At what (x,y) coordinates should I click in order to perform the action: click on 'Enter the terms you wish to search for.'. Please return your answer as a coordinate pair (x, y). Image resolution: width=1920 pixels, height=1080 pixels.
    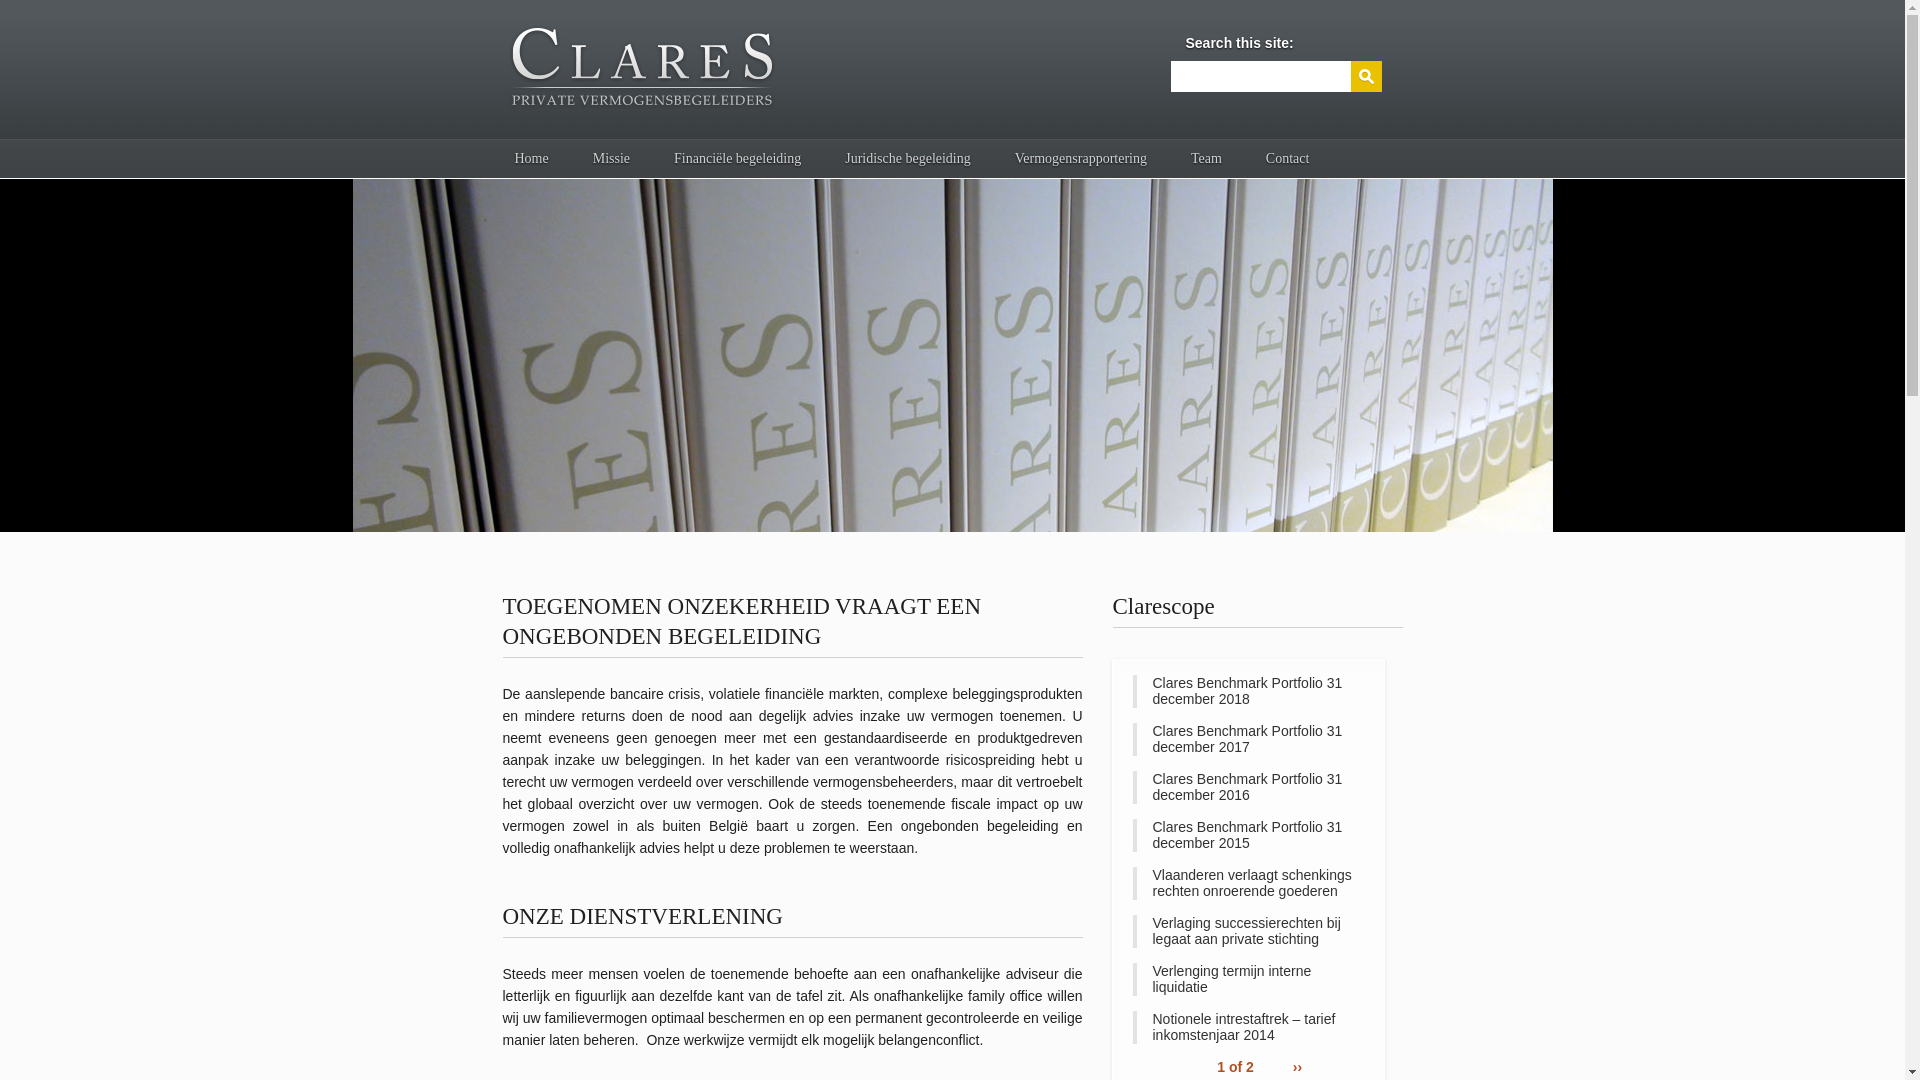
    Looking at the image, I should click on (1258, 75).